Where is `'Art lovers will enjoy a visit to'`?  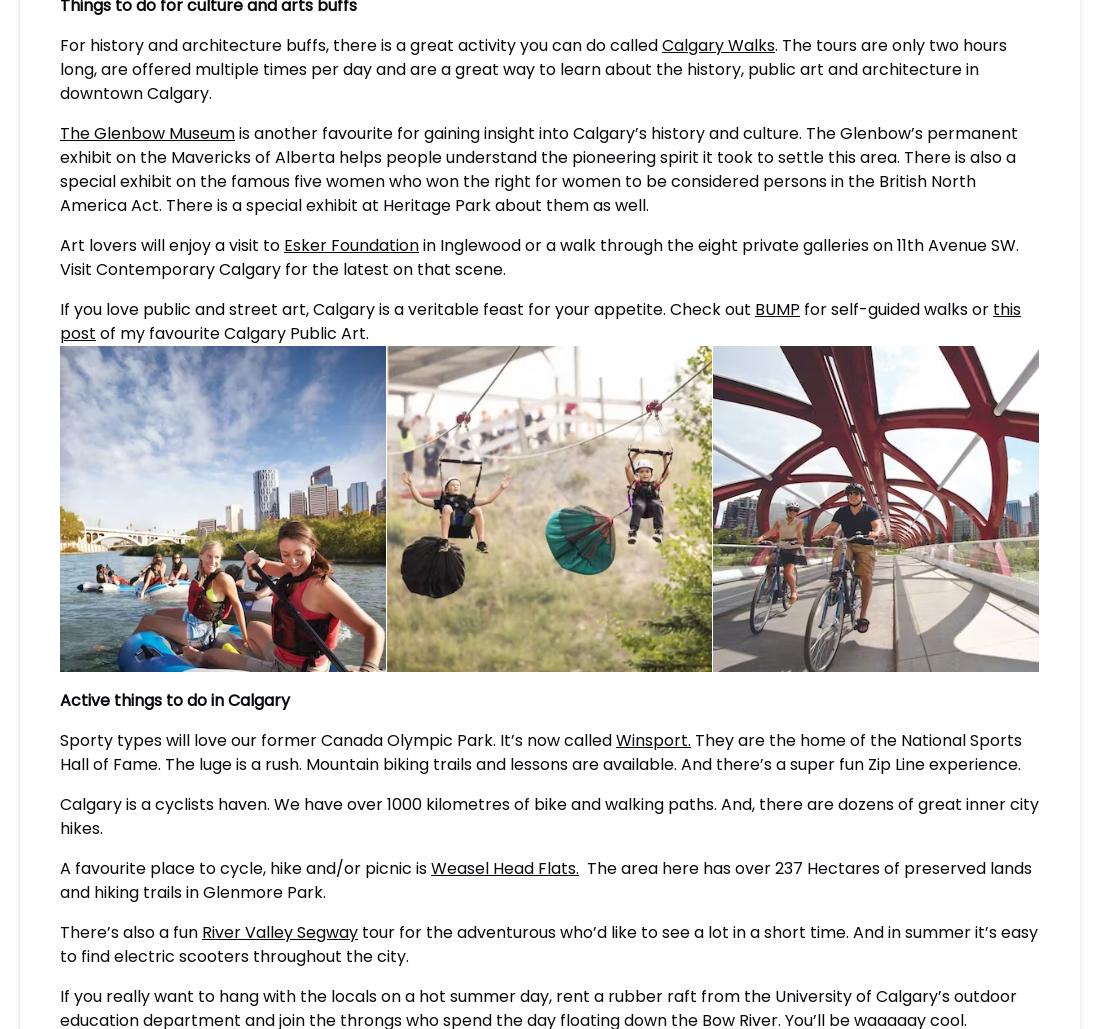 'Art lovers will enjoy a visit to' is located at coordinates (171, 243).